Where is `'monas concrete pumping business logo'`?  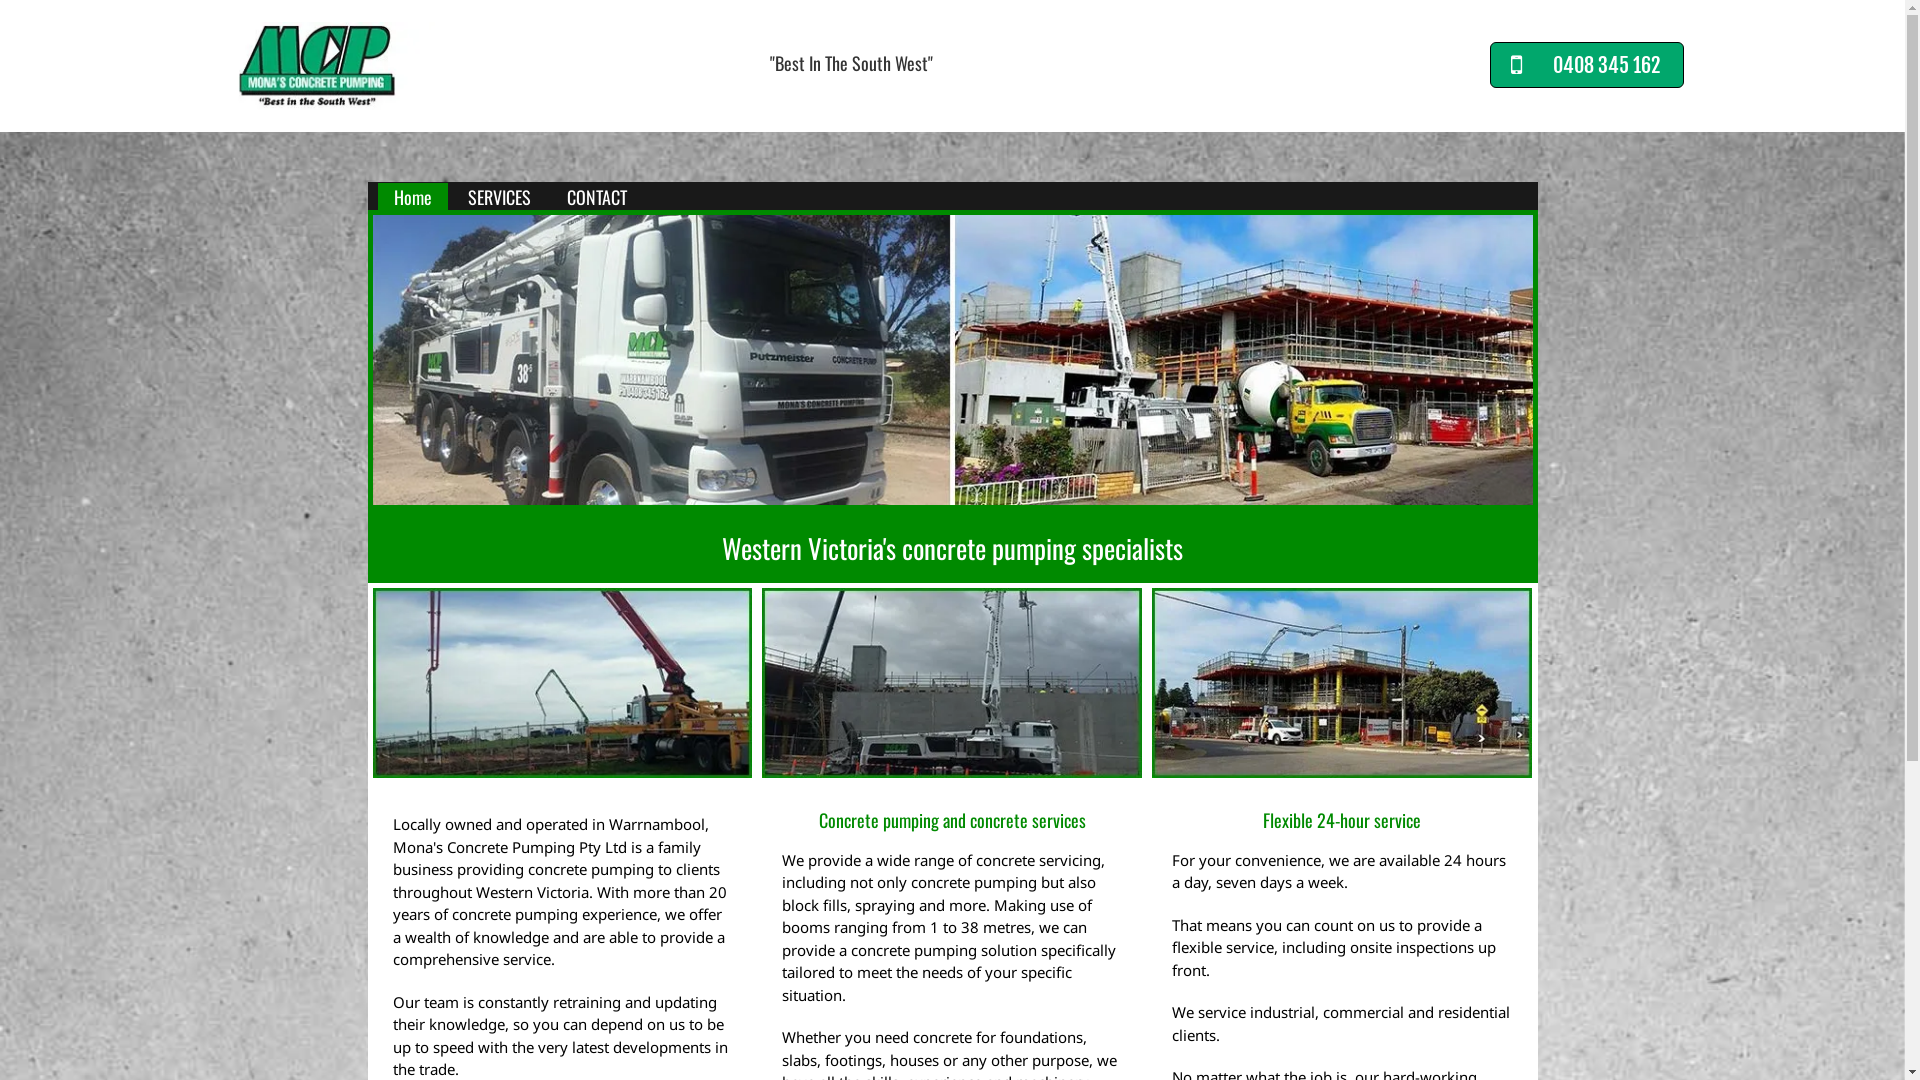 'monas concrete pumping business logo' is located at coordinates (316, 64).